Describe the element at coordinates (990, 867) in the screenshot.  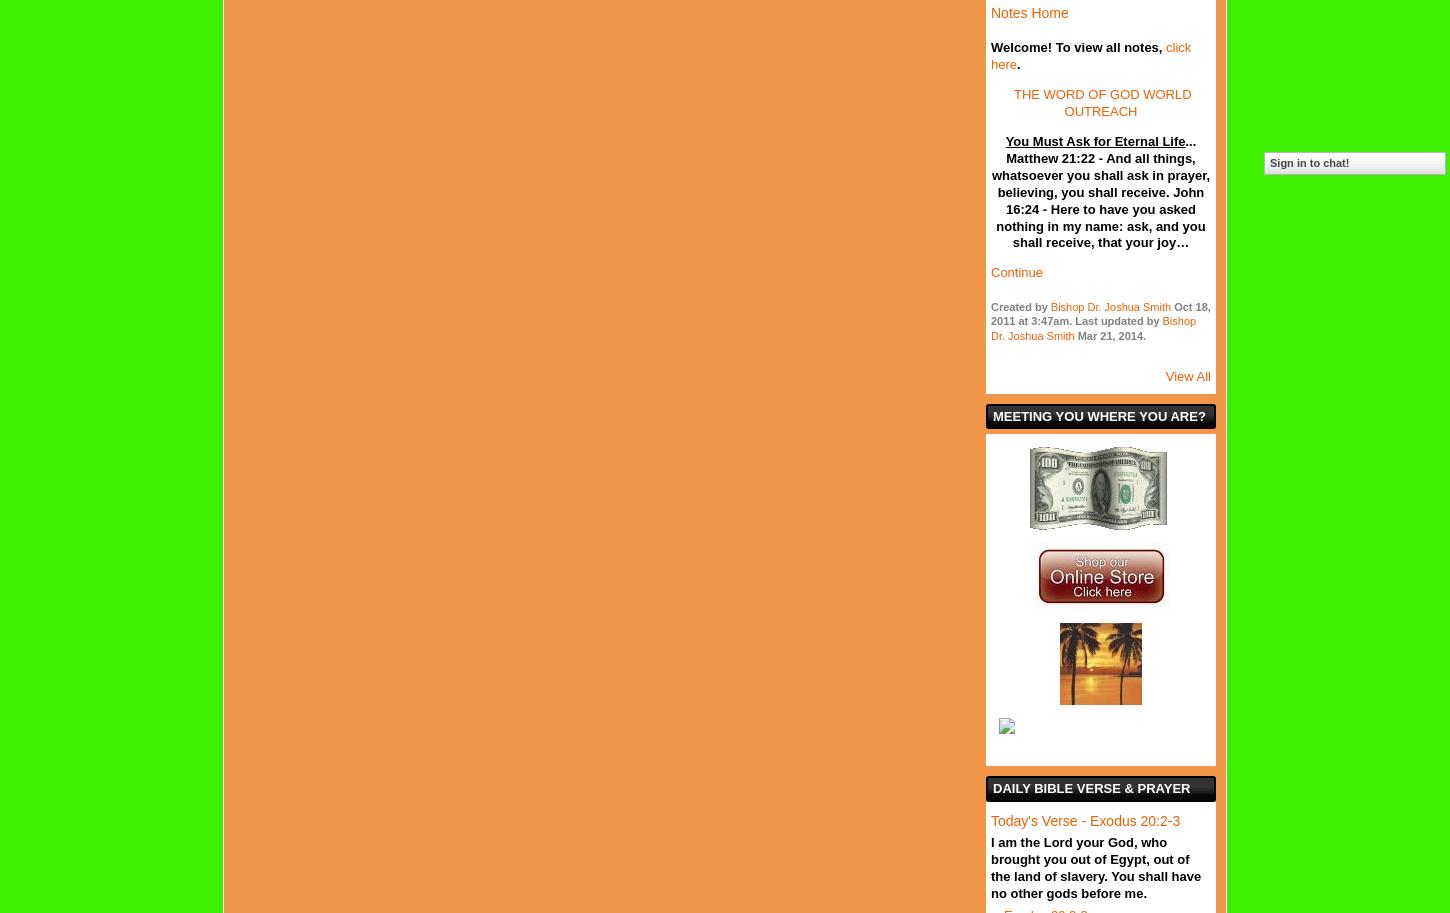
I see `'I am the Lord your God, who brought you out of Egypt, out of the land of slavery. You shall have no other gods before me.'` at that location.